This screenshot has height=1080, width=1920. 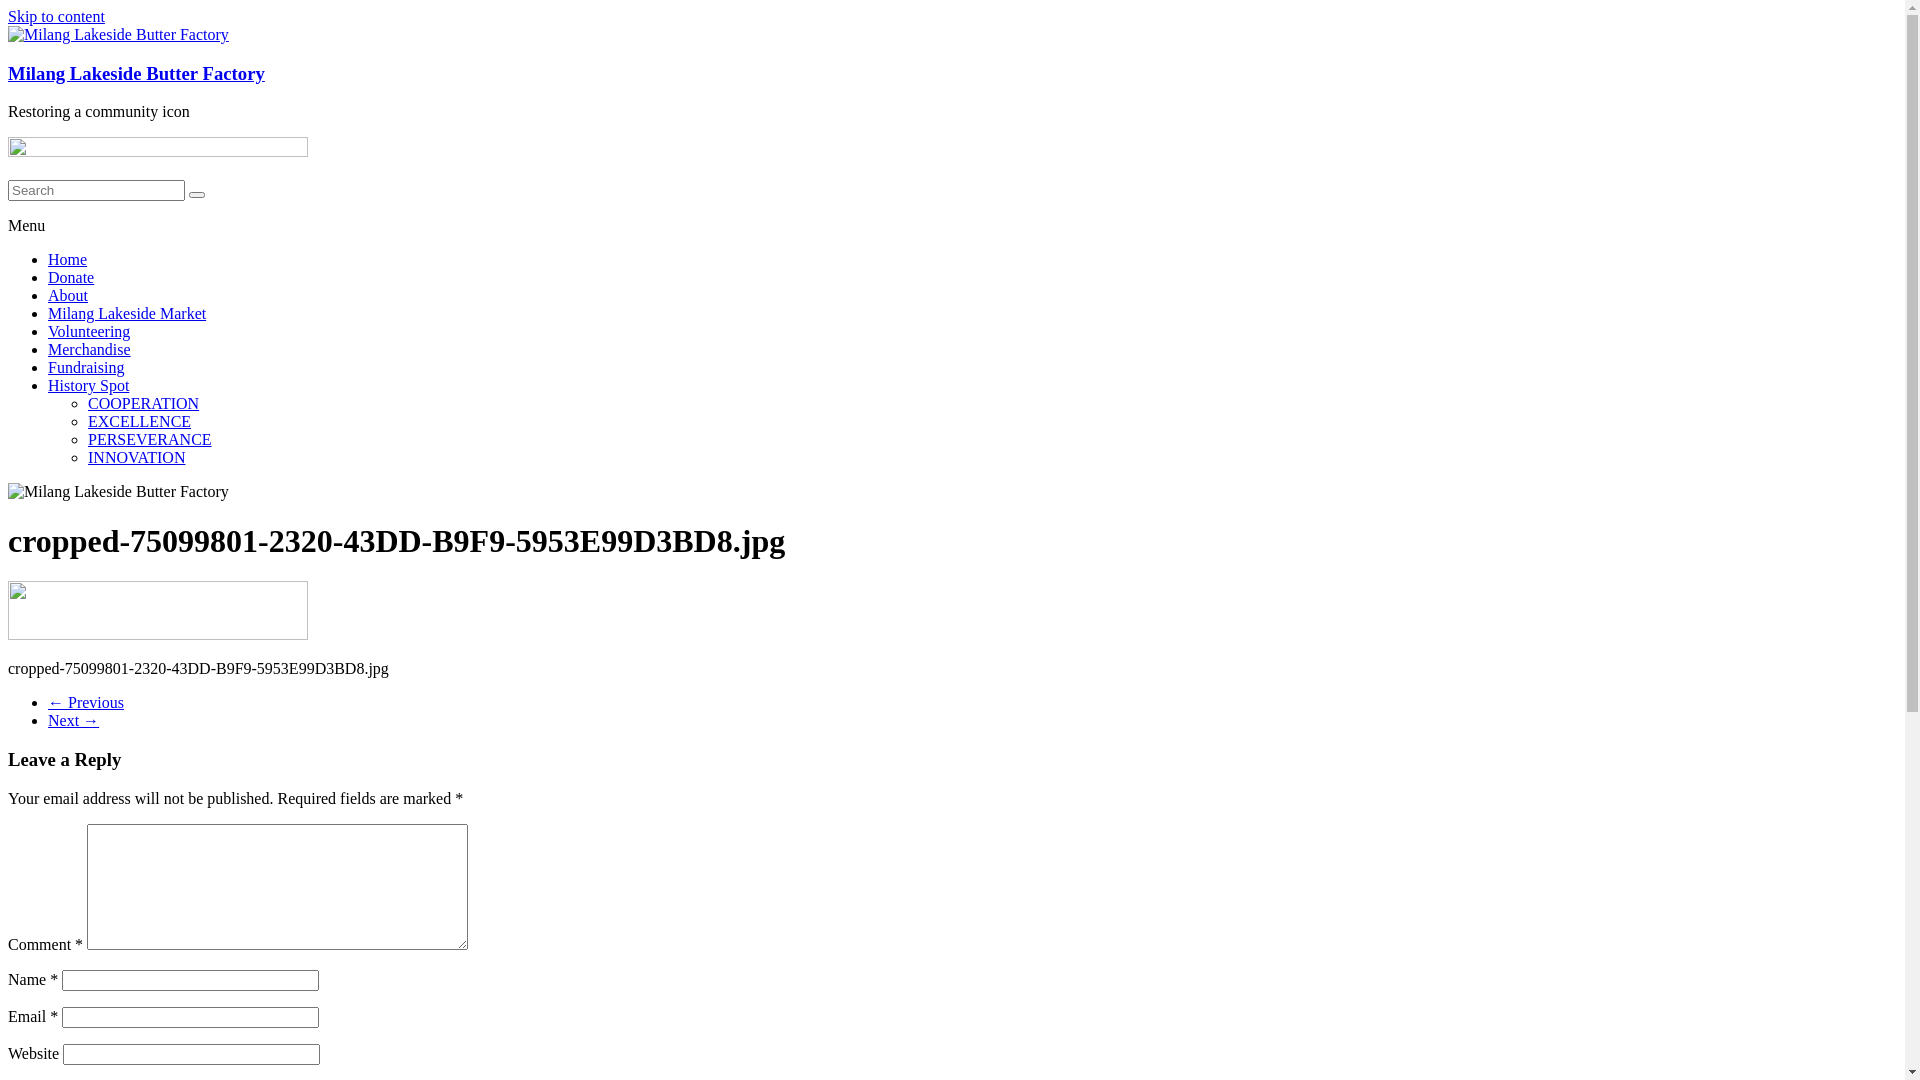 I want to click on 'About', so click(x=67, y=295).